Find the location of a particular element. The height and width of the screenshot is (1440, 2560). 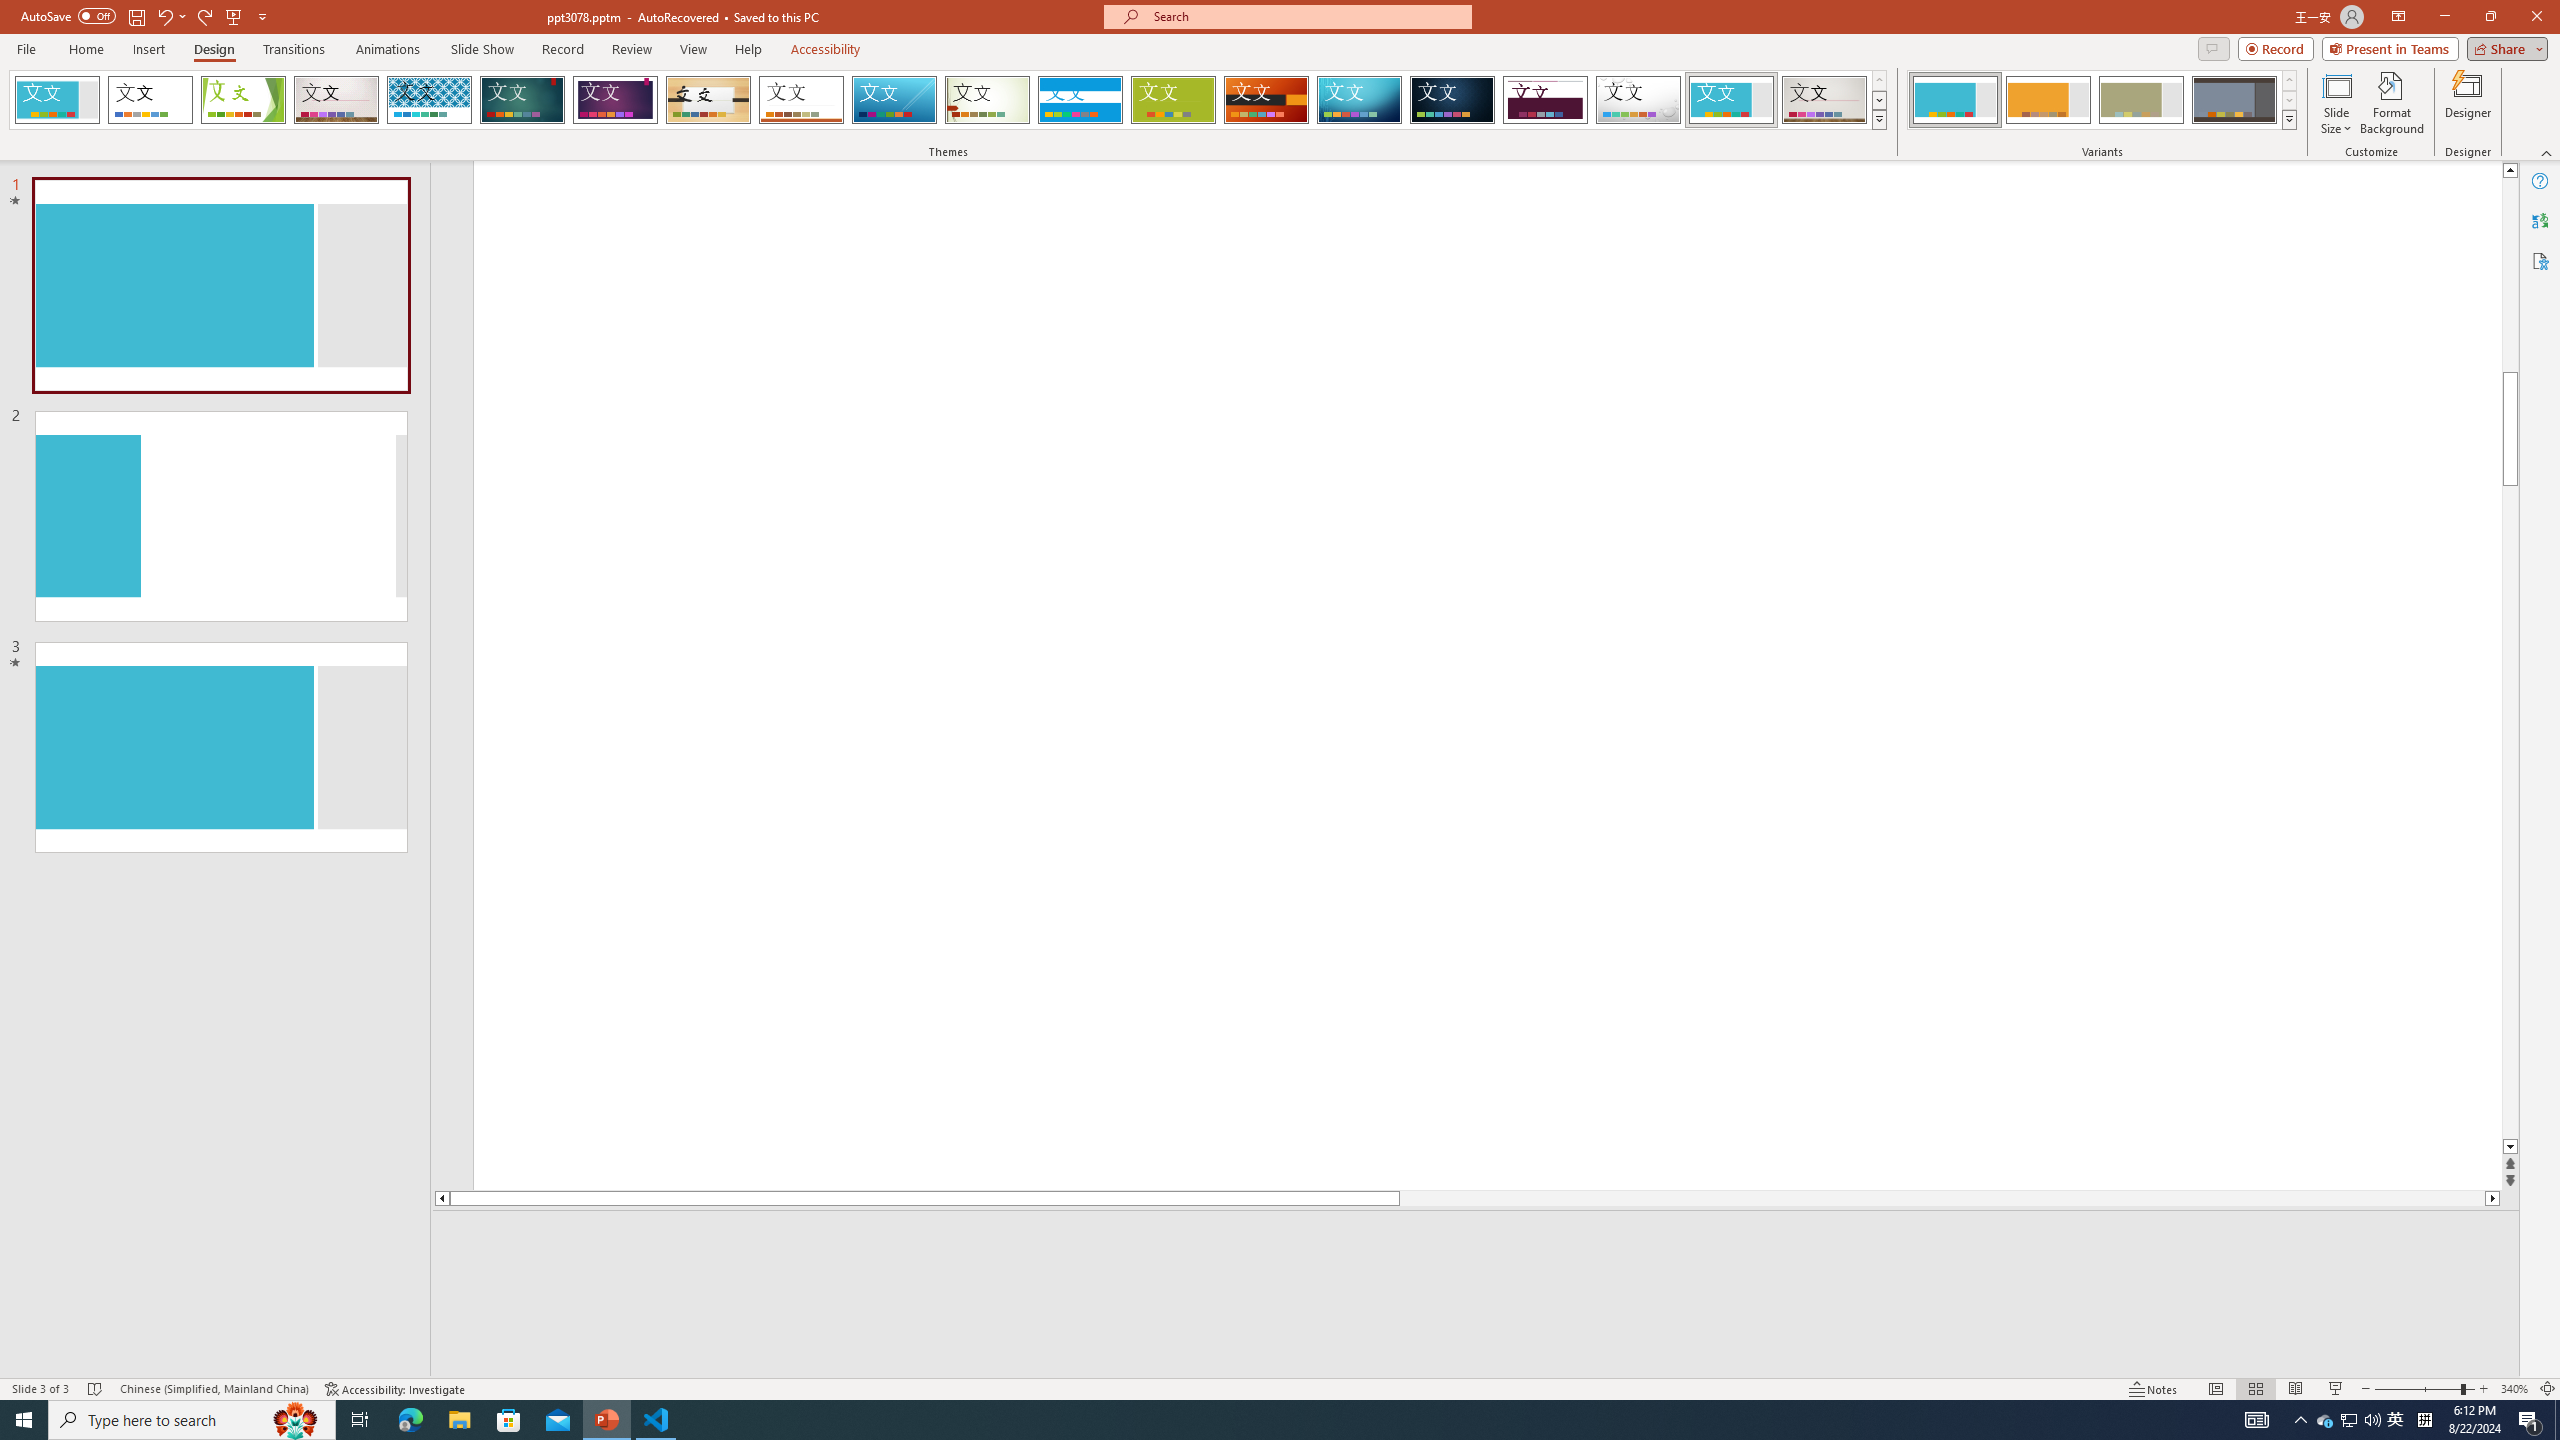

'Integral' is located at coordinates (429, 99).